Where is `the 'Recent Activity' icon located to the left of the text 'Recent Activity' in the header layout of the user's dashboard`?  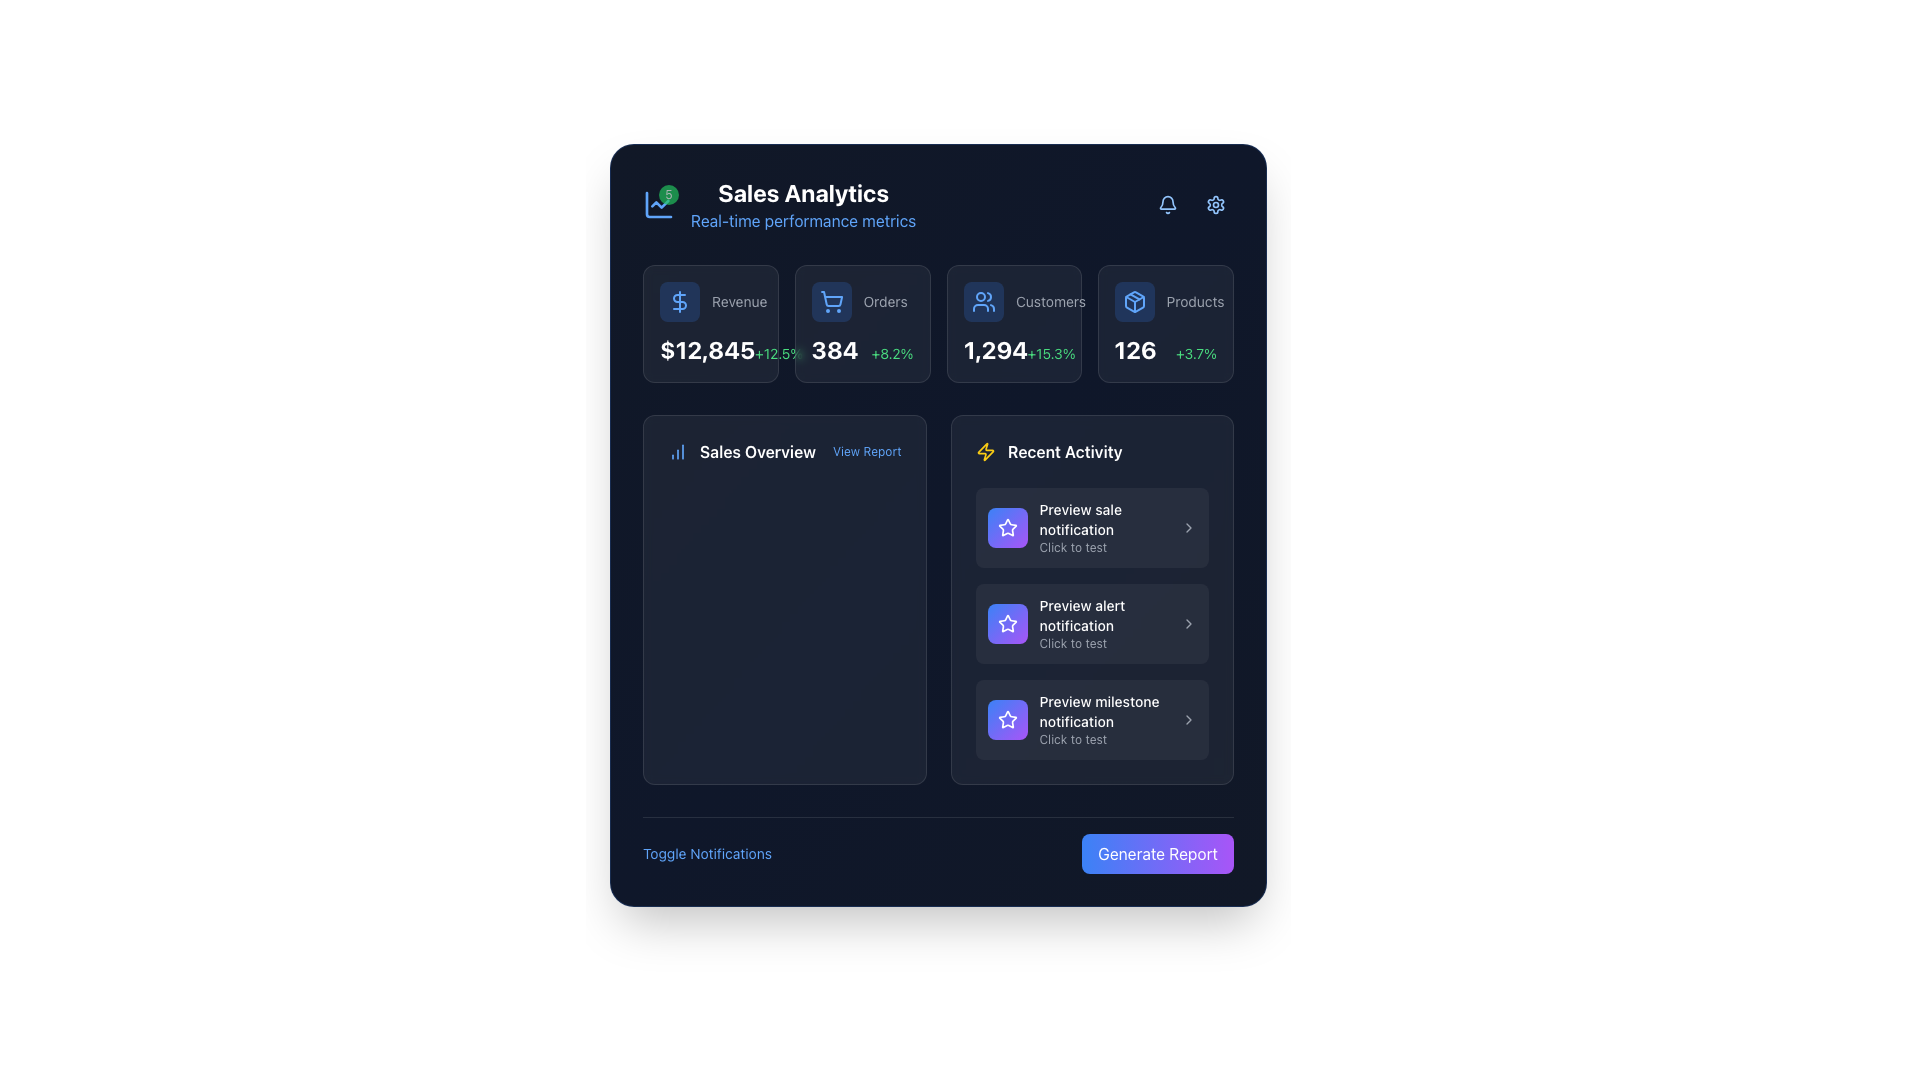
the 'Recent Activity' icon located to the left of the text 'Recent Activity' in the header layout of the user's dashboard is located at coordinates (985, 451).